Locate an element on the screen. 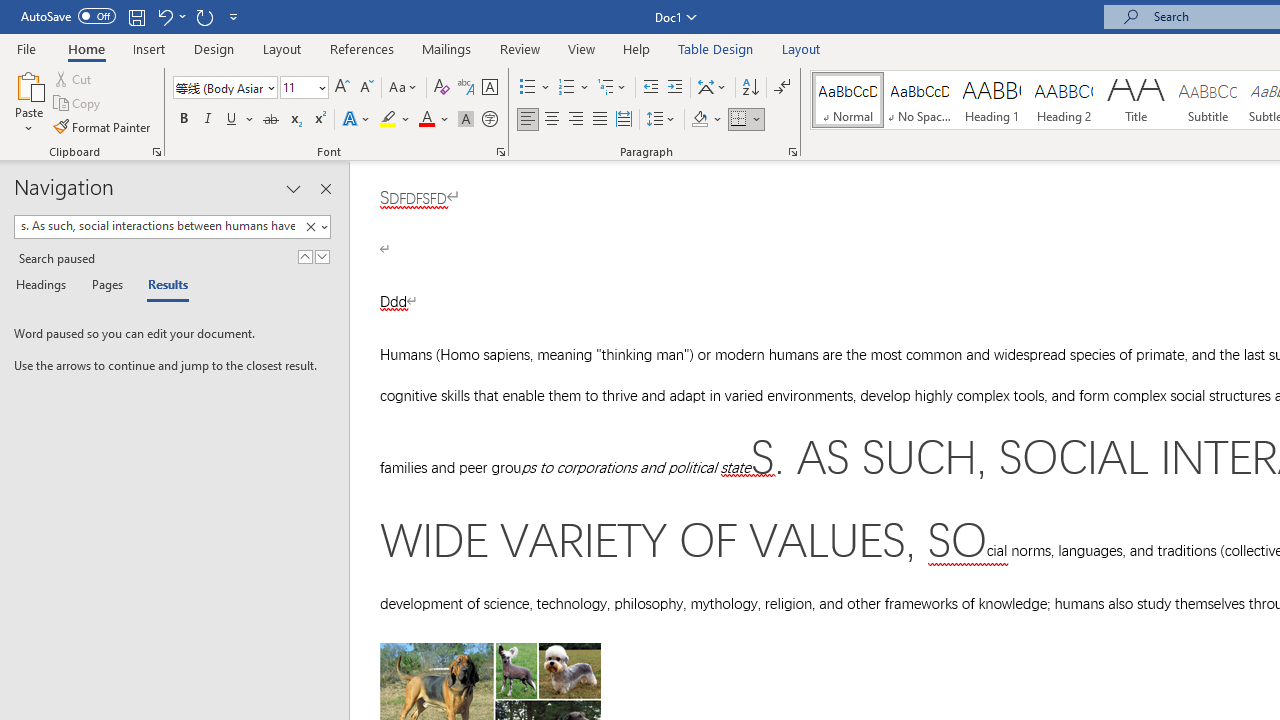  'Table Design' is located at coordinates (716, 48).